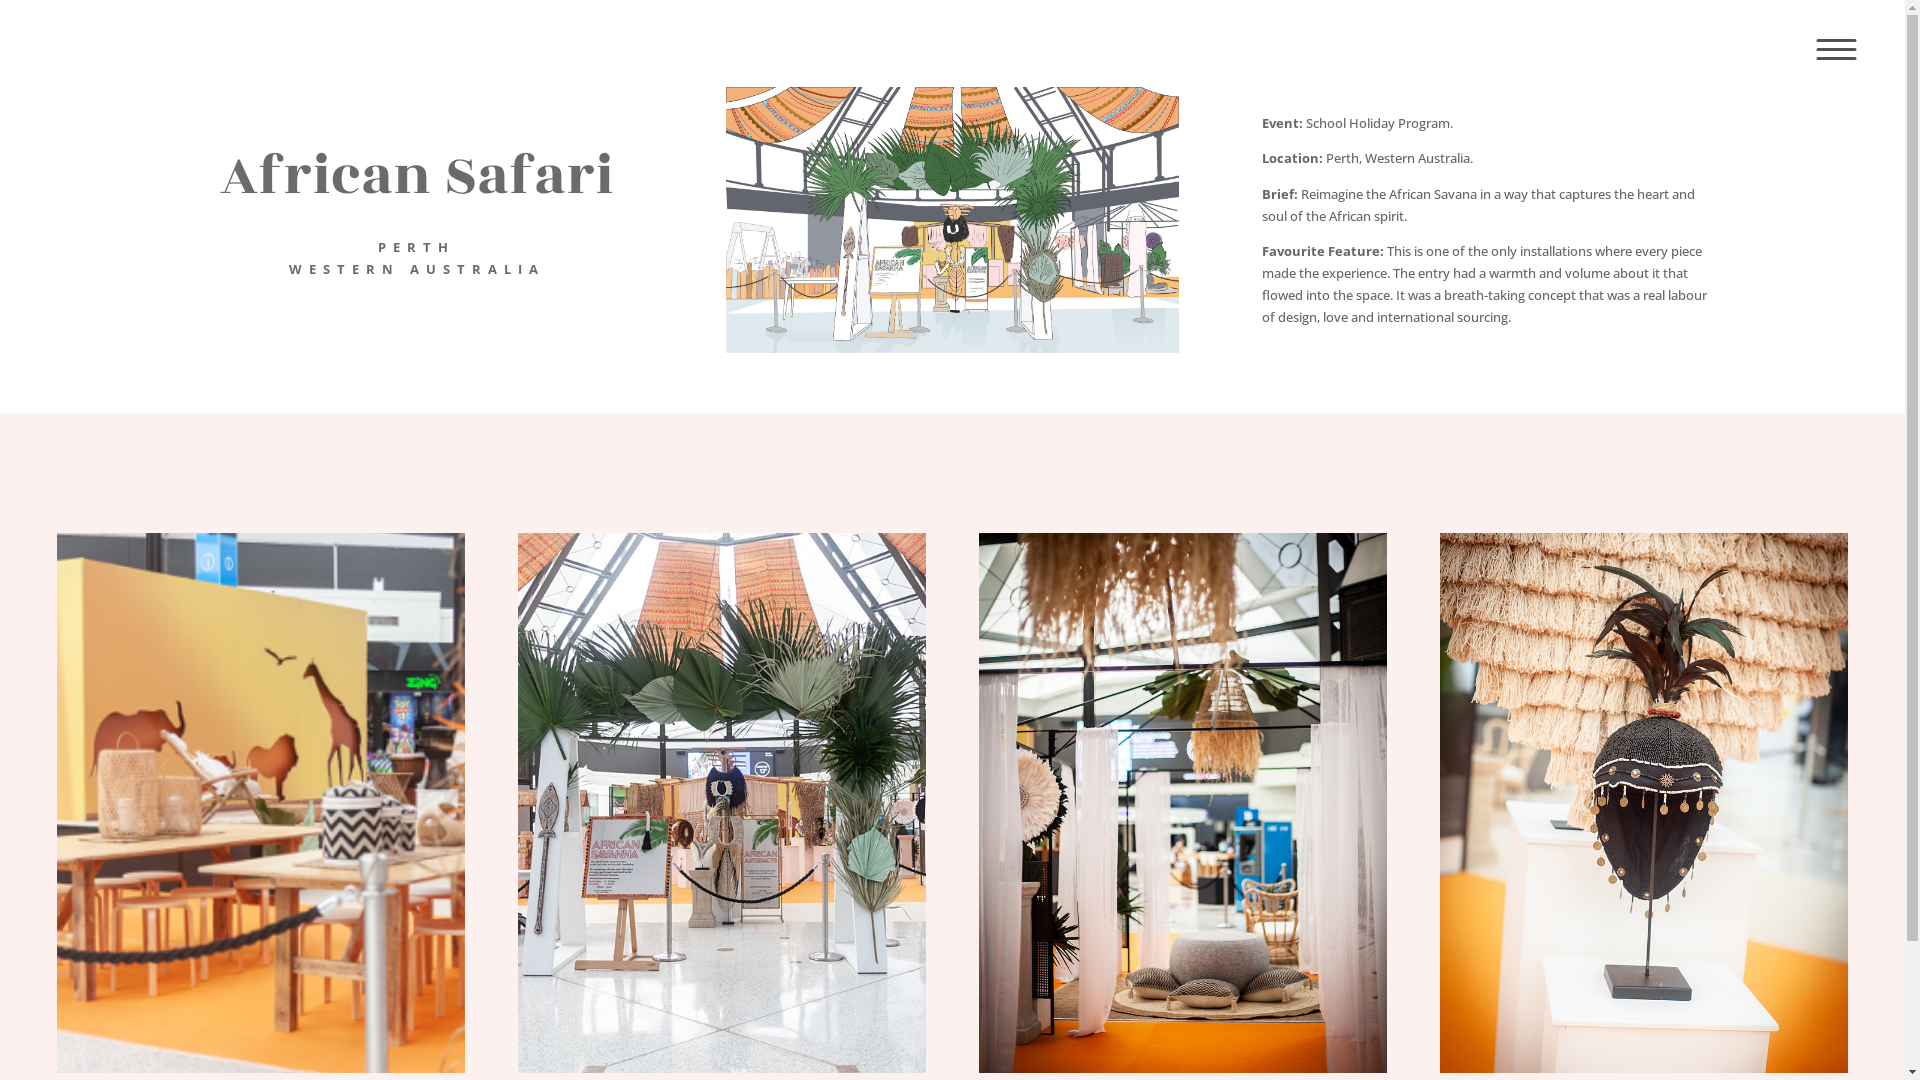  Describe the element at coordinates (950, 219) in the screenshot. I see `'Lion king illustration Draft 1'` at that location.